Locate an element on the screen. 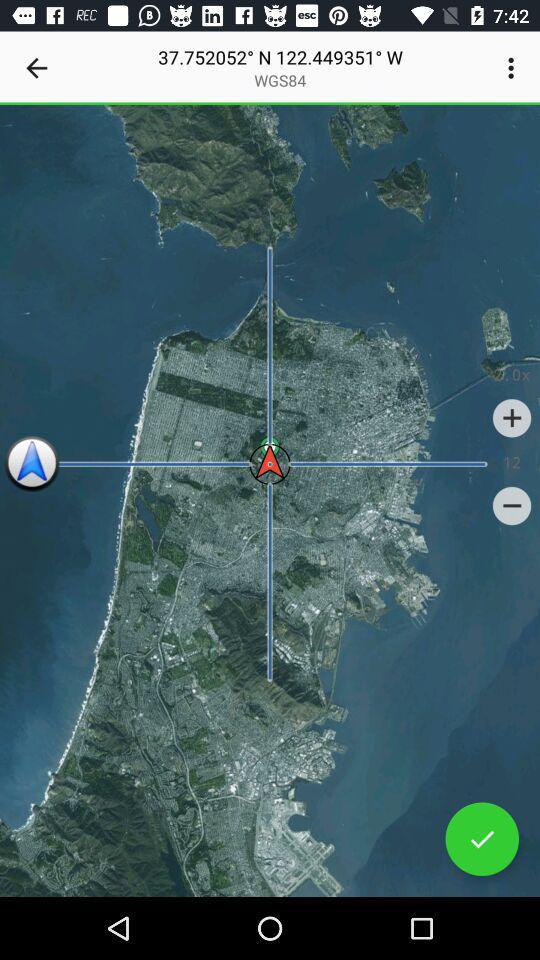 This screenshot has width=540, height=960. accep the direction is located at coordinates (481, 839).